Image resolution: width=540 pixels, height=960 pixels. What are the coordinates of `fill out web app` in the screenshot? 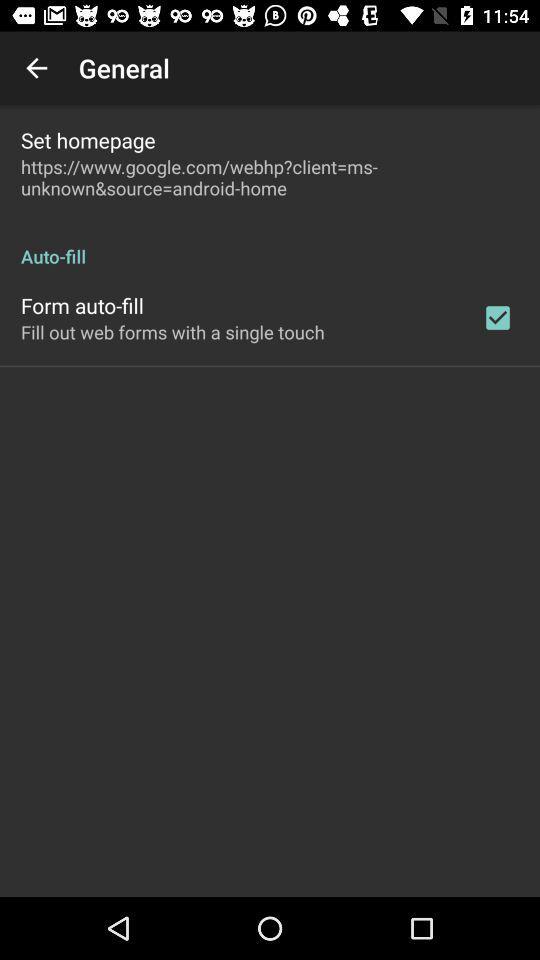 It's located at (172, 332).